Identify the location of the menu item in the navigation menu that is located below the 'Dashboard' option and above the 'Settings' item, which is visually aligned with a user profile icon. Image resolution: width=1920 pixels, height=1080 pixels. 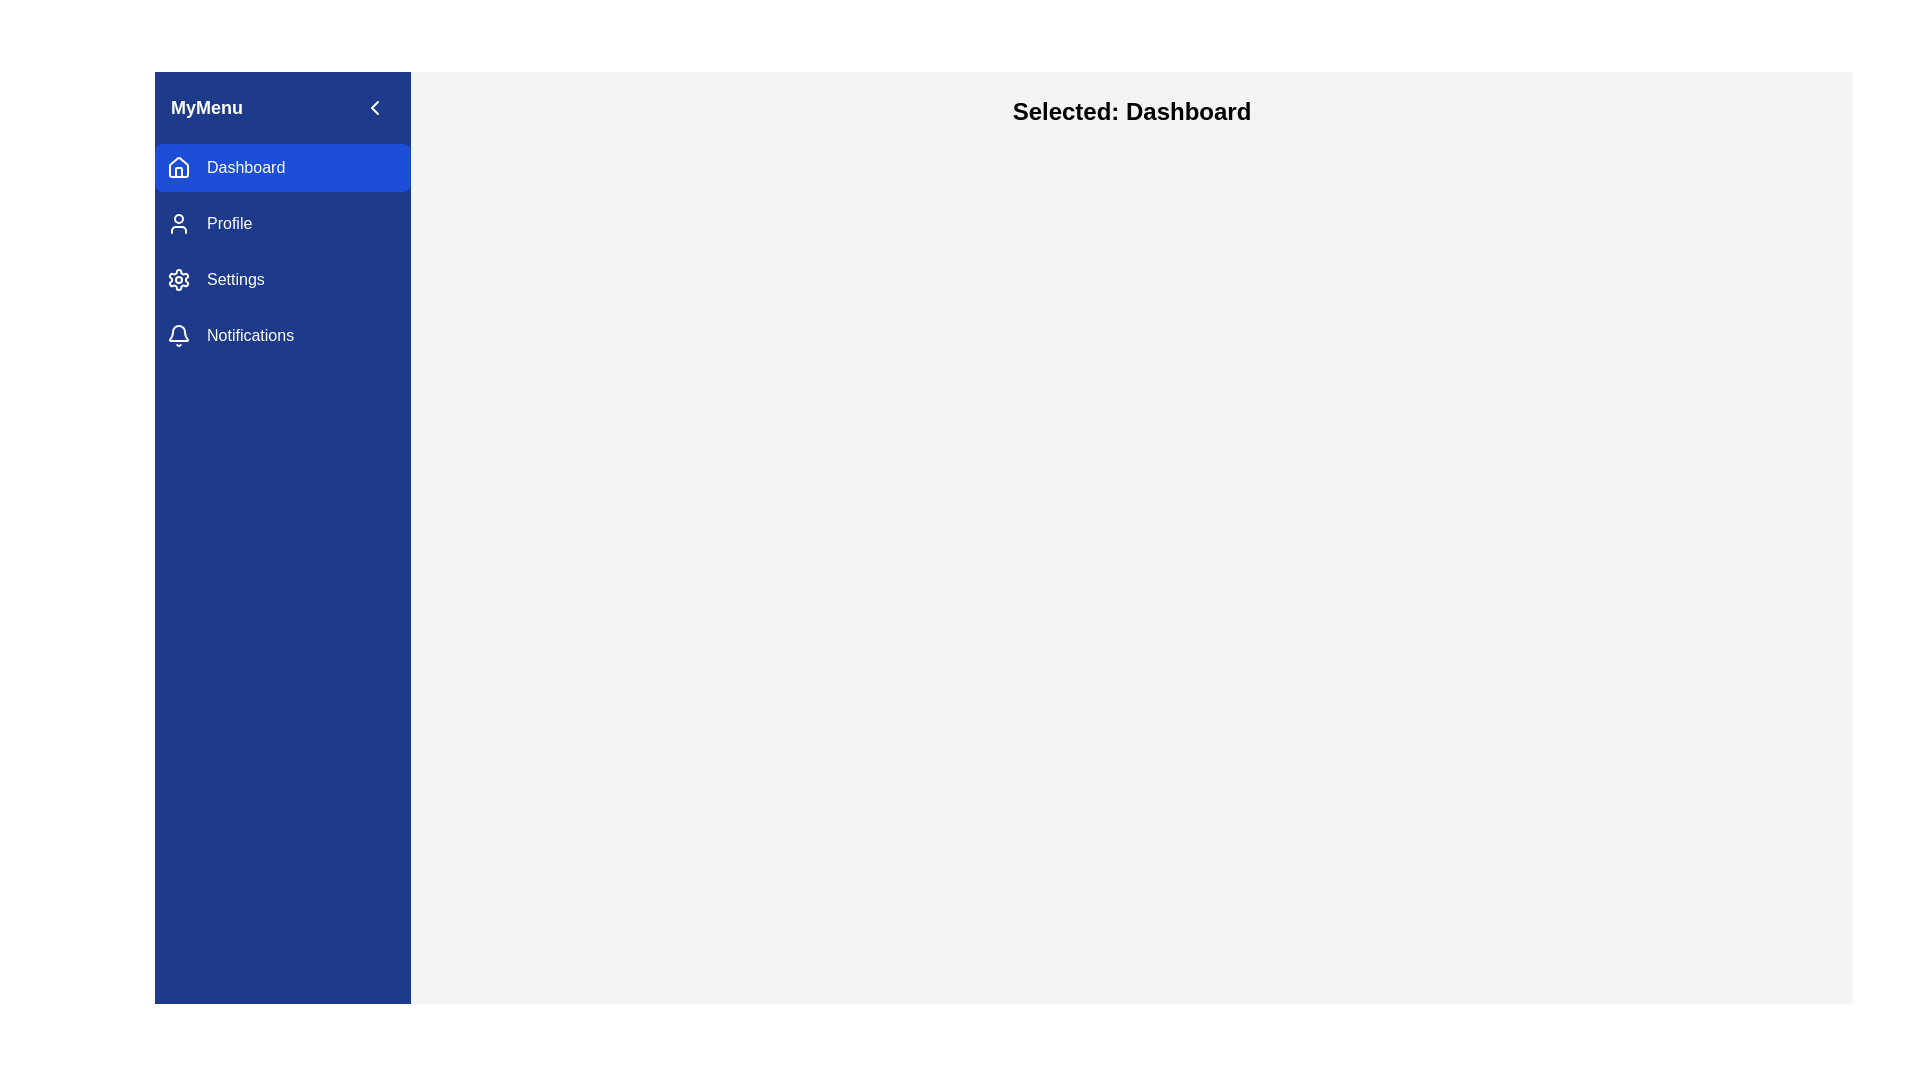
(229, 223).